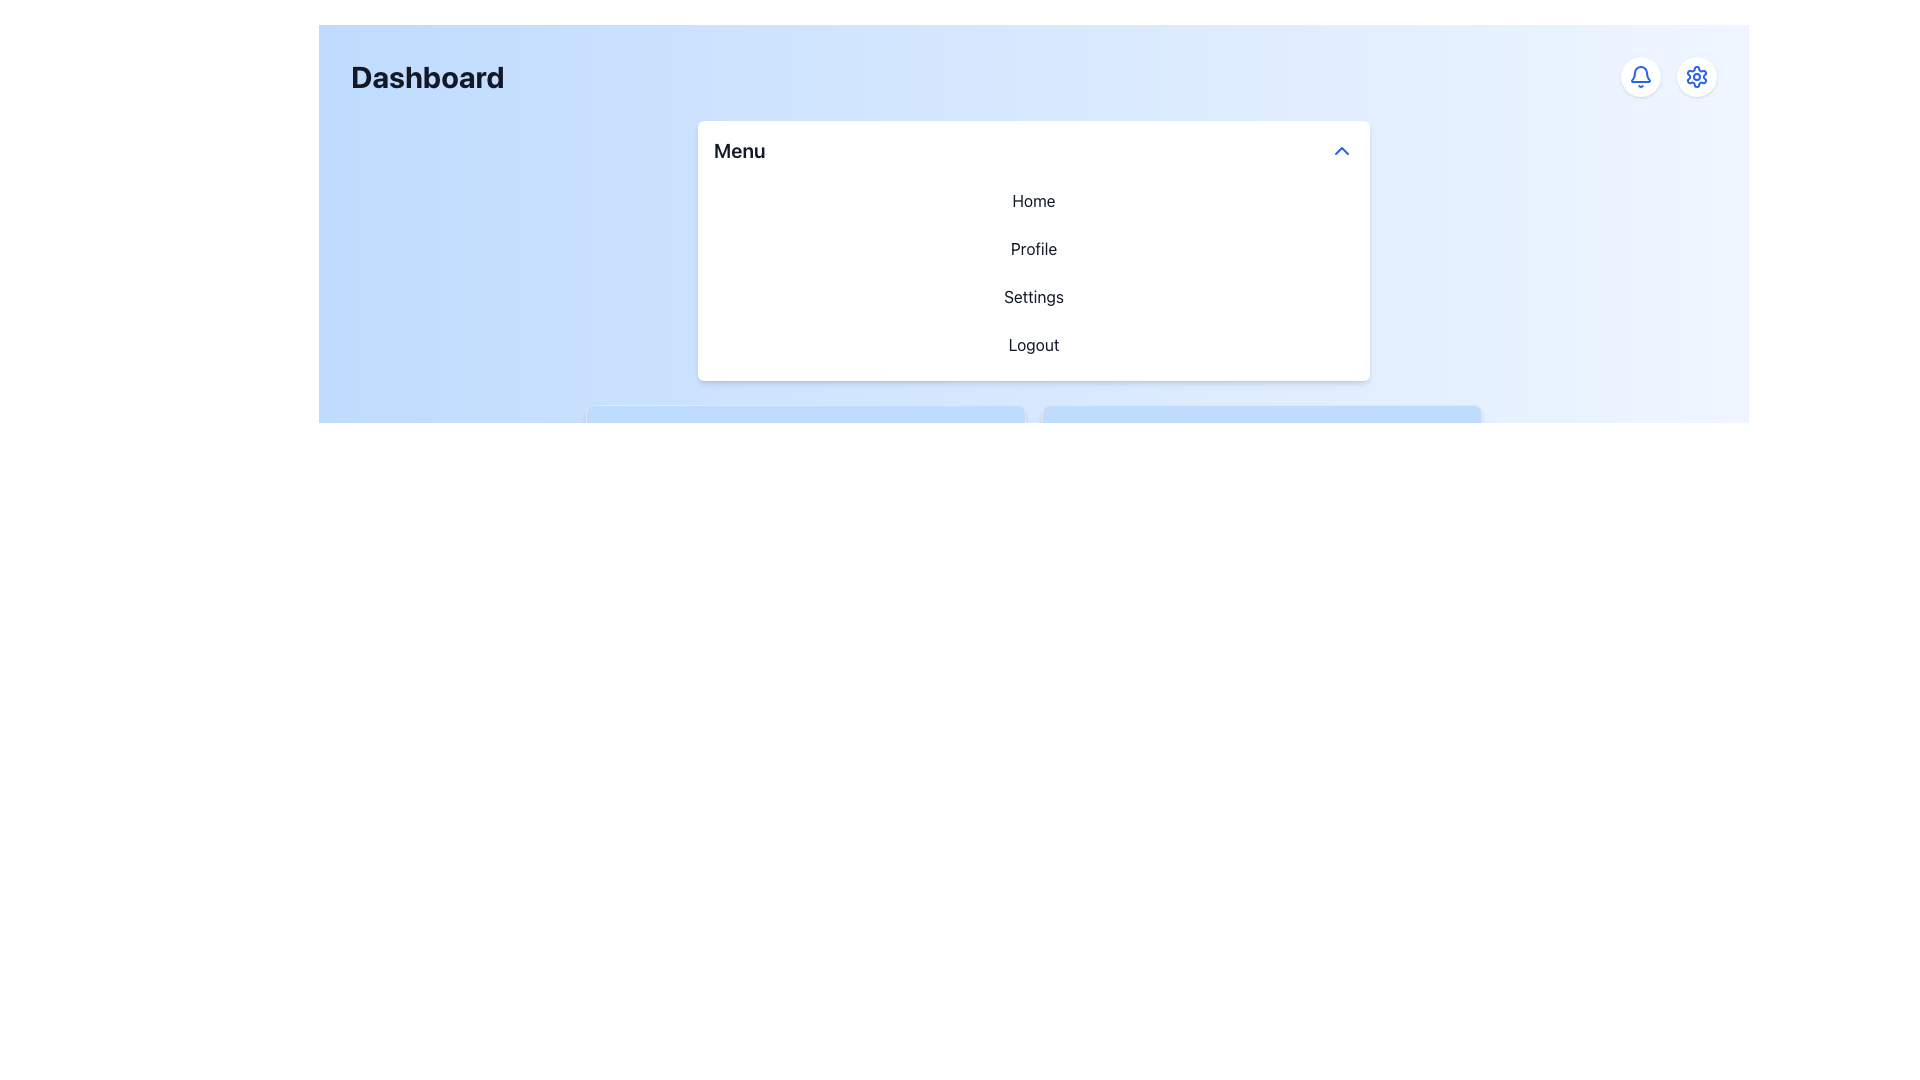 The image size is (1920, 1080). Describe the element at coordinates (1342, 149) in the screenshot. I see `the icon` at that location.